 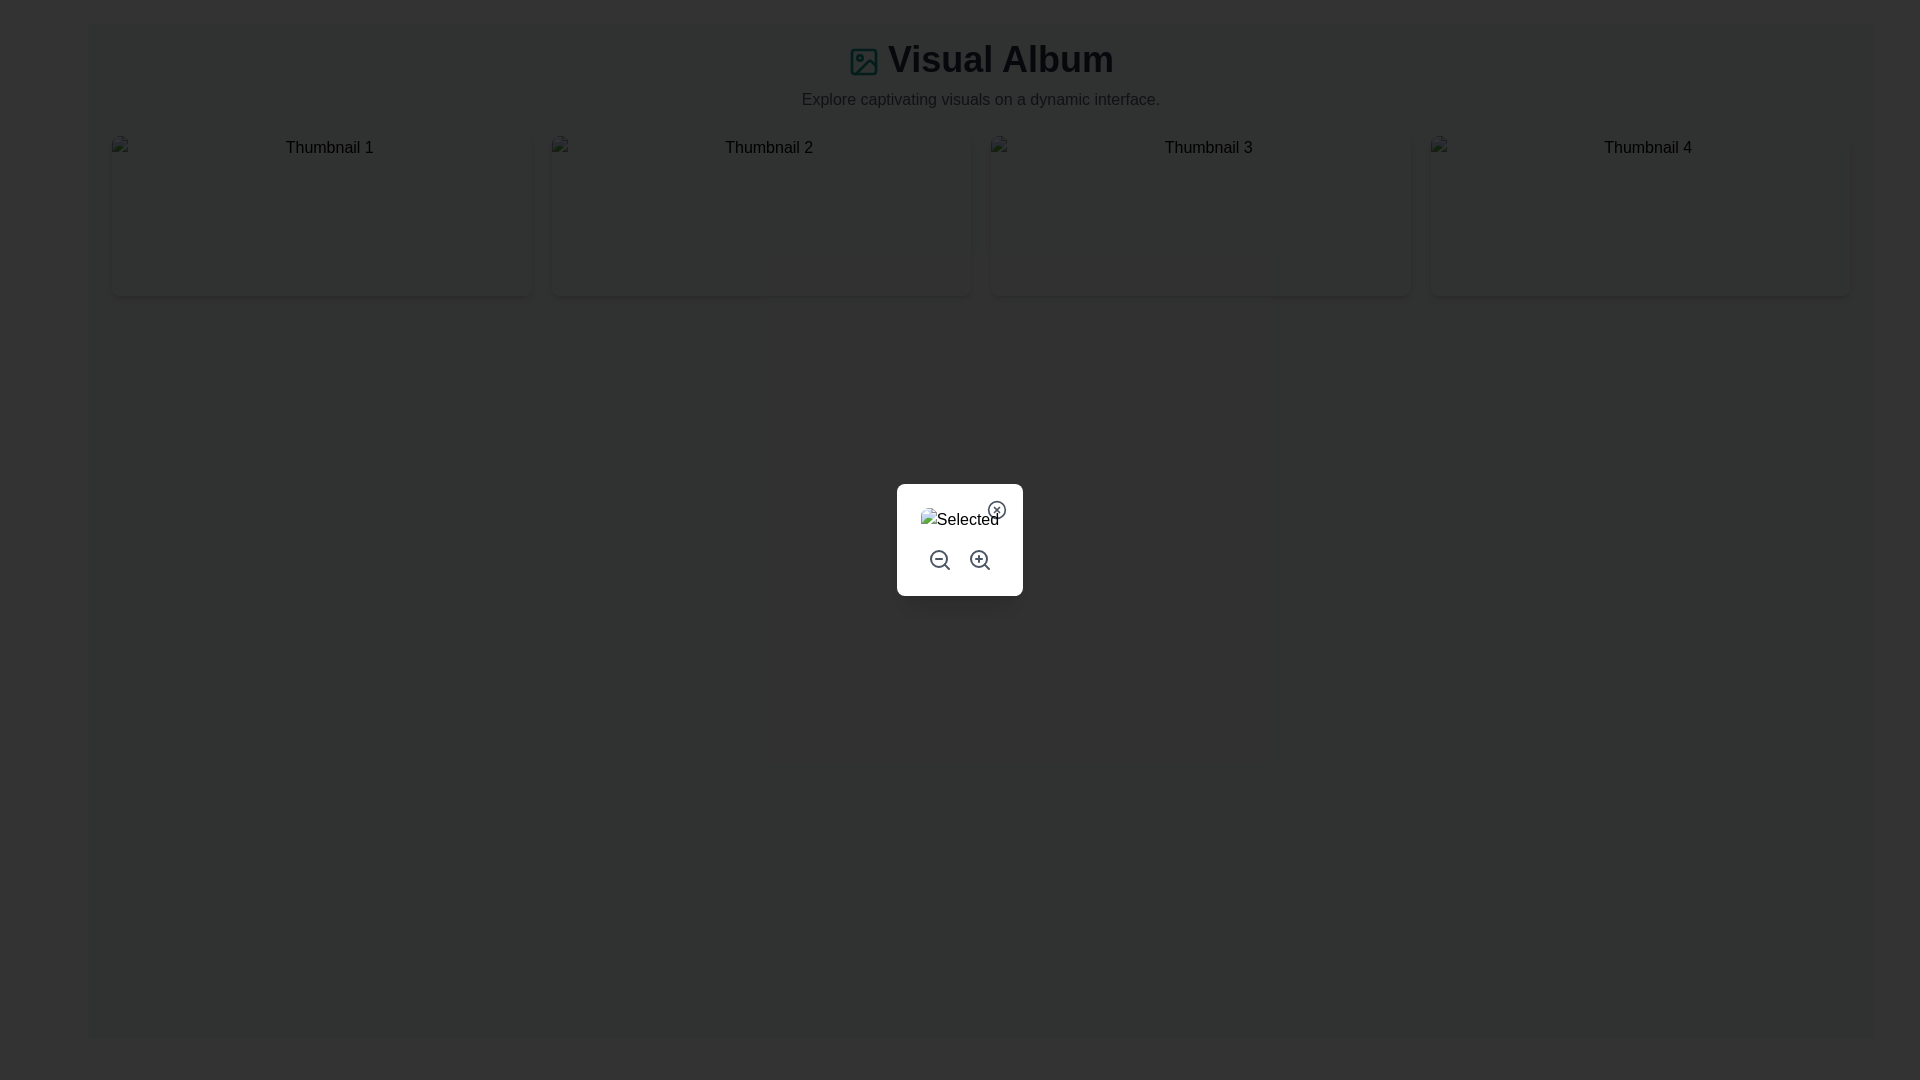 I want to click on the graphical element representing the magnifying glass icon located at the lower right corner of the quick actions panel, so click(x=938, y=559).